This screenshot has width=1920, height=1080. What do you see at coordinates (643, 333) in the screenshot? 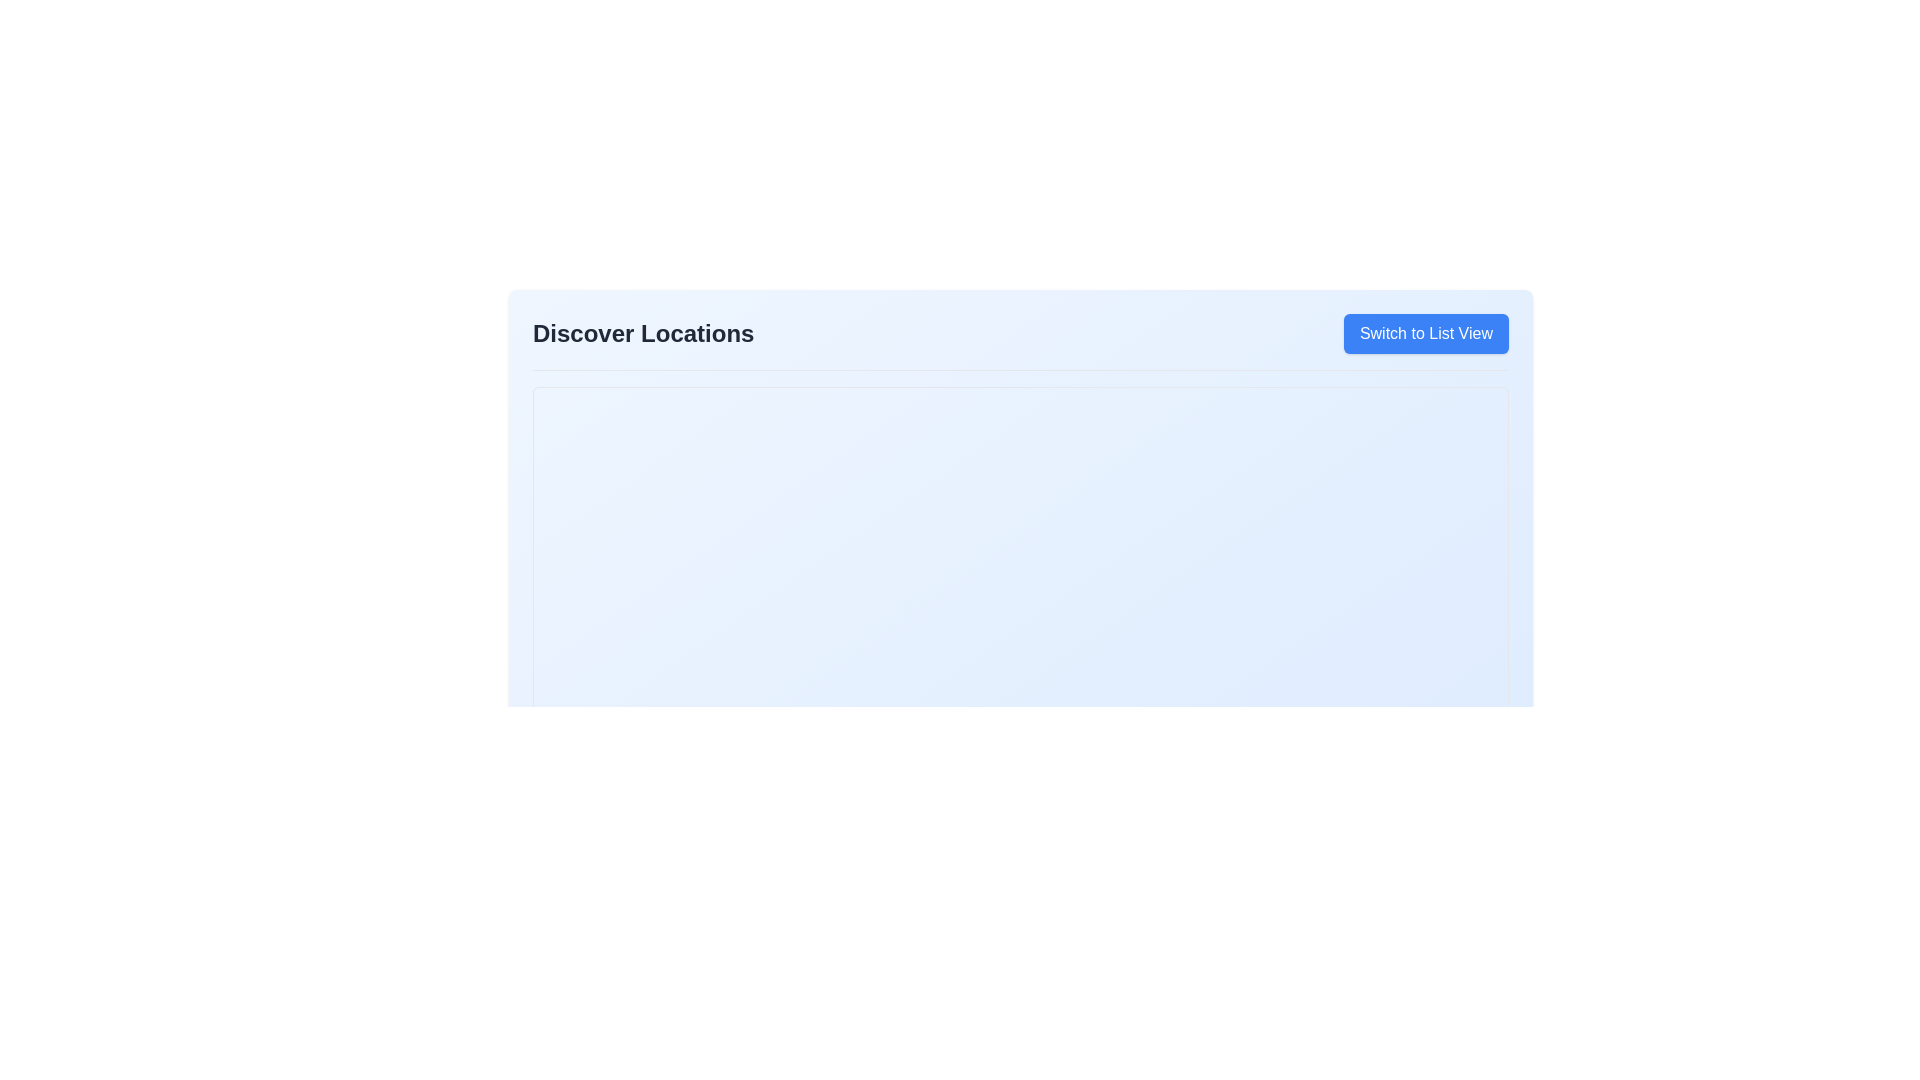
I see `the text label that serves as a heading or title for the section, positioned in the top-left corner of the page` at bounding box center [643, 333].